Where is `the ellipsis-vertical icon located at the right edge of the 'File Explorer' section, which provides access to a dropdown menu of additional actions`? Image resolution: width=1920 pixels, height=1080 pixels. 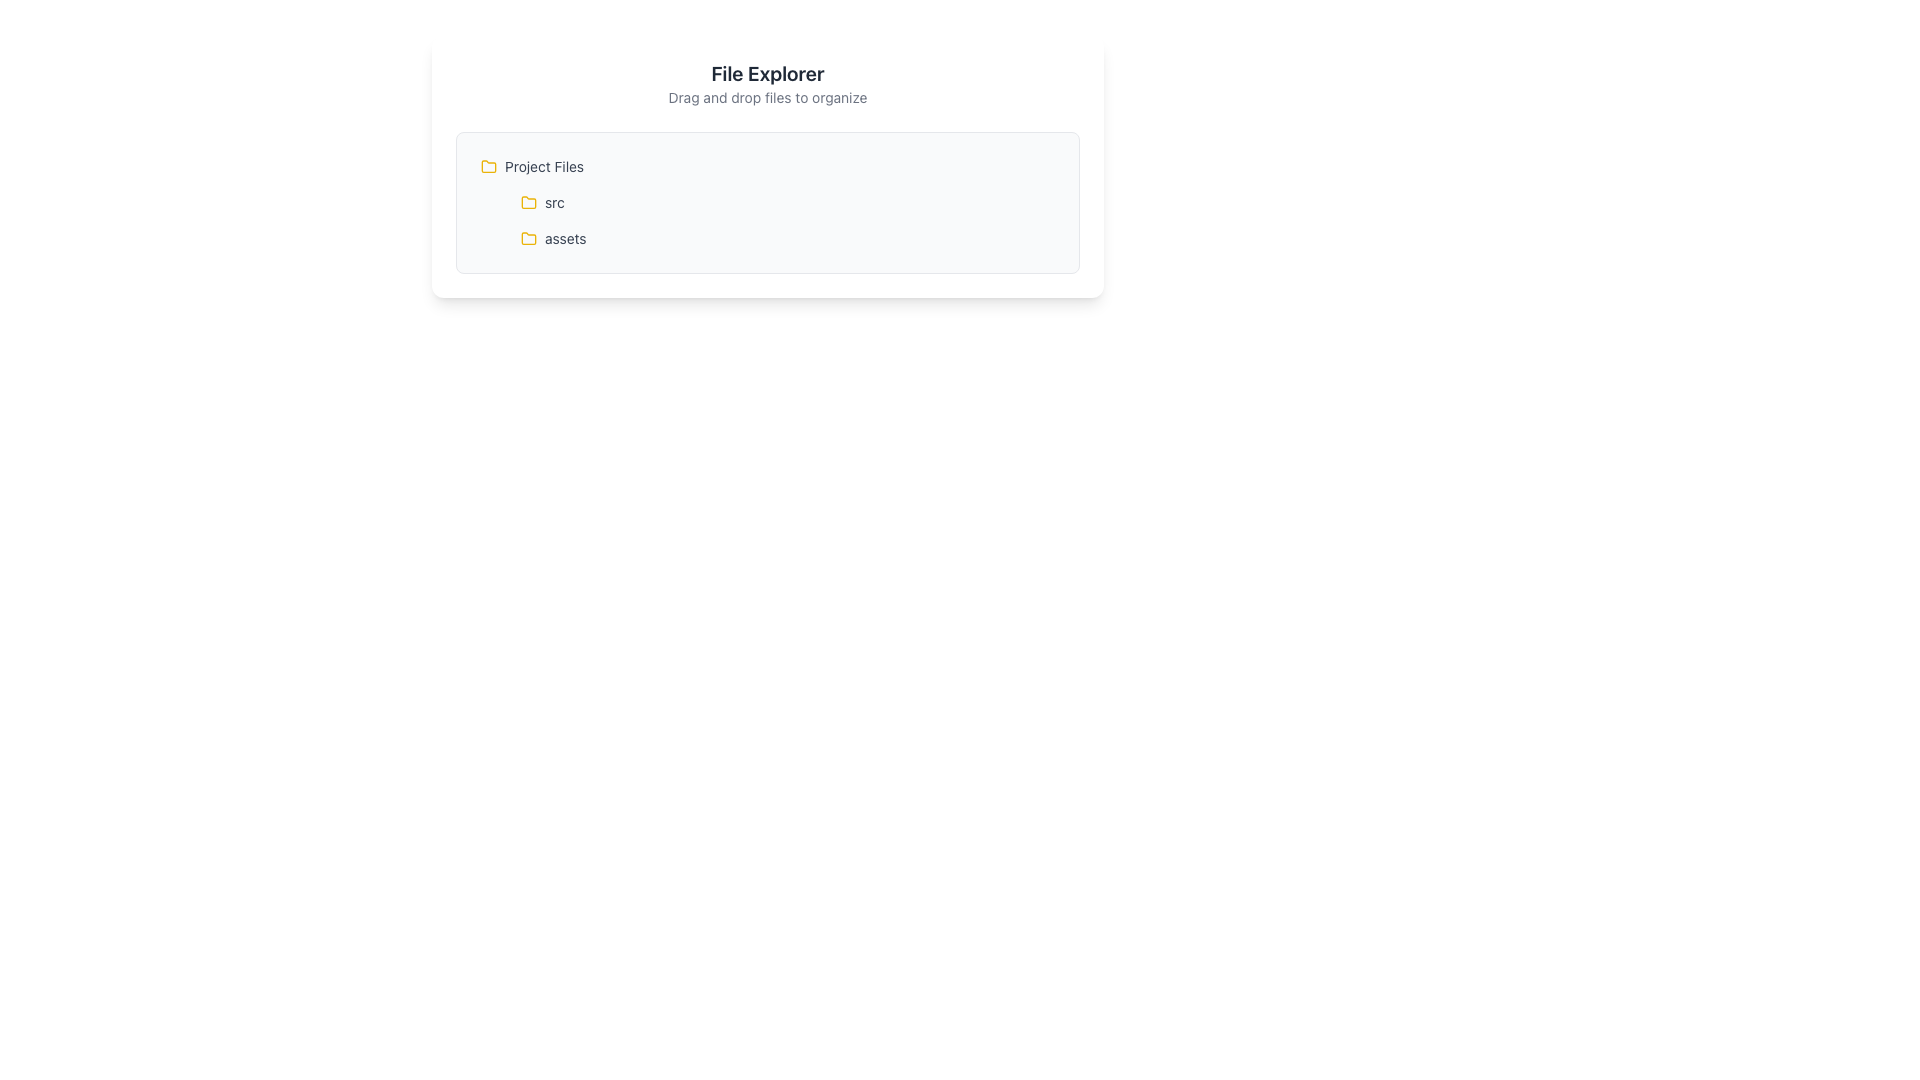 the ellipsis-vertical icon located at the right edge of the 'File Explorer' section, which provides access to a dropdown menu of additional actions is located at coordinates (1045, 203).